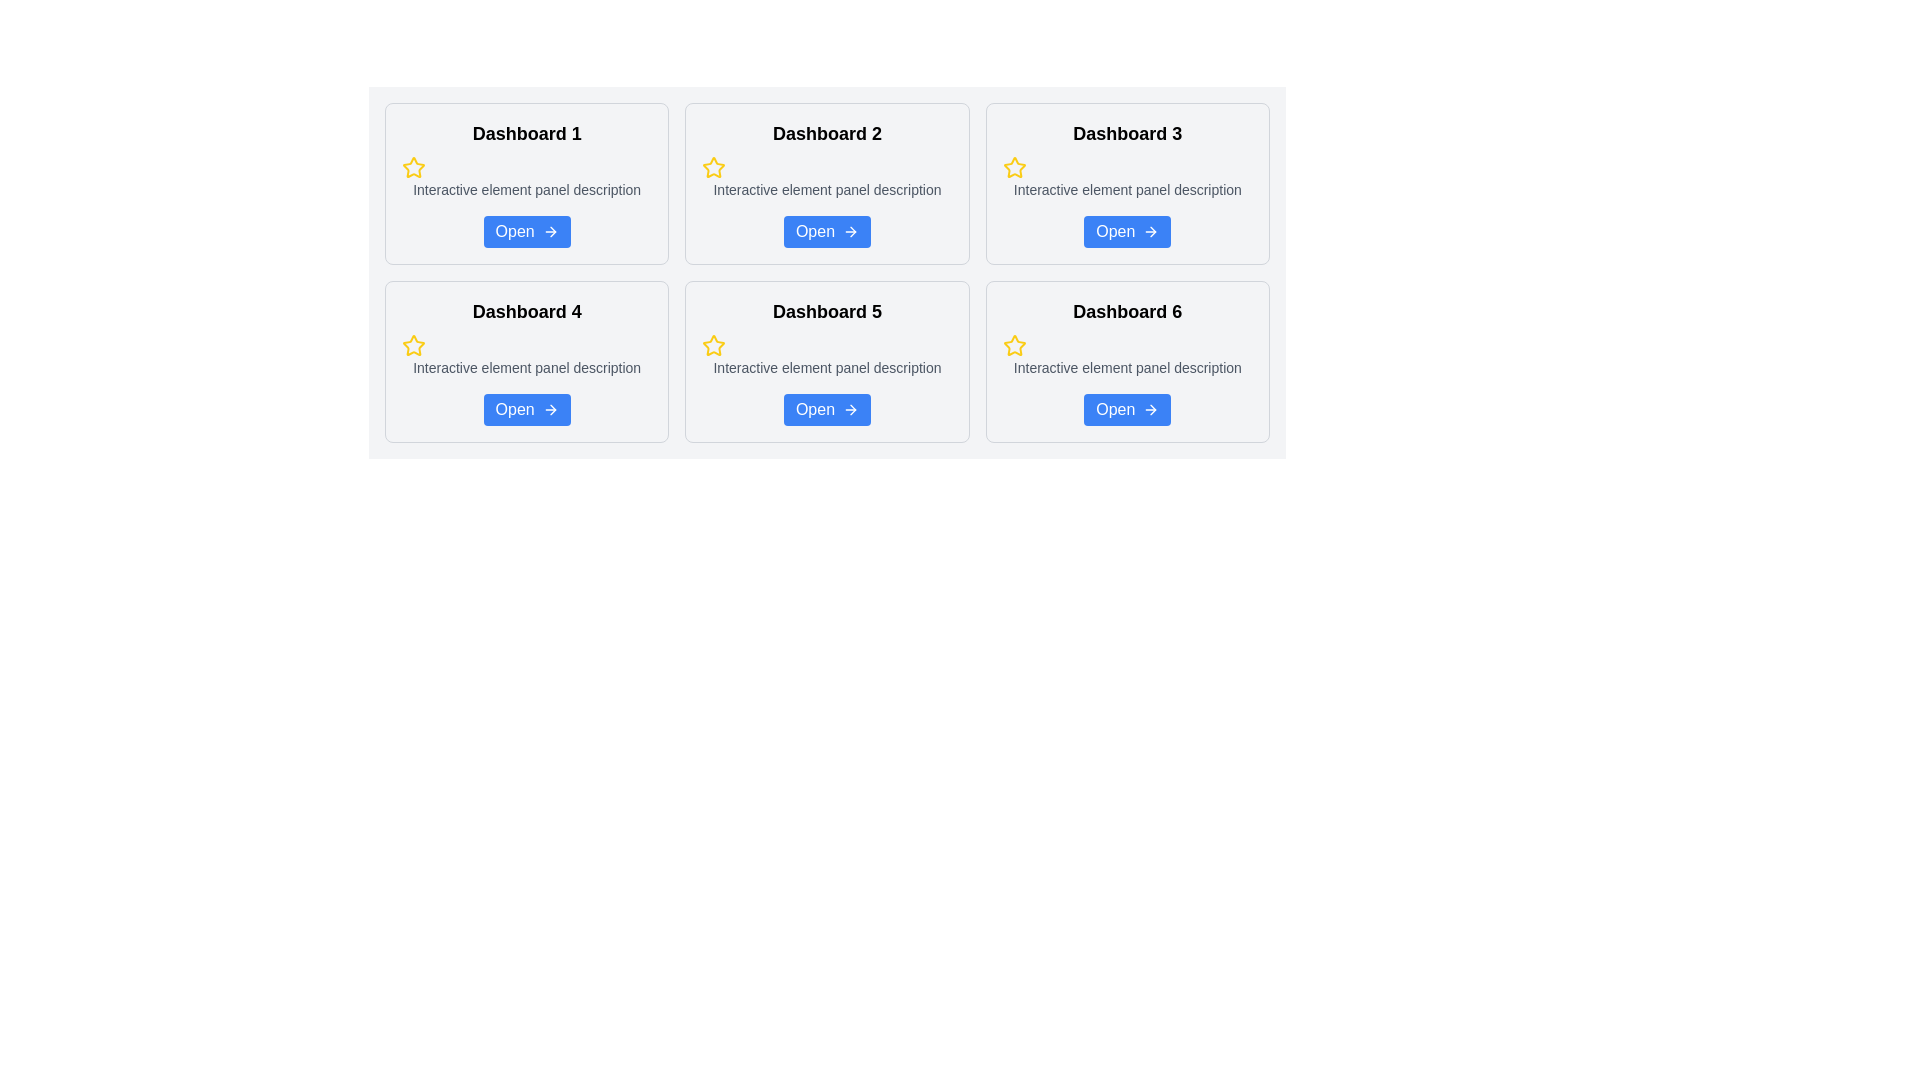 This screenshot has width=1920, height=1080. Describe the element at coordinates (827, 312) in the screenshot. I see `the text component displaying 'Dashboard 5', which is centered horizontally and located near the top in the second row, second column of the grid layout` at that location.